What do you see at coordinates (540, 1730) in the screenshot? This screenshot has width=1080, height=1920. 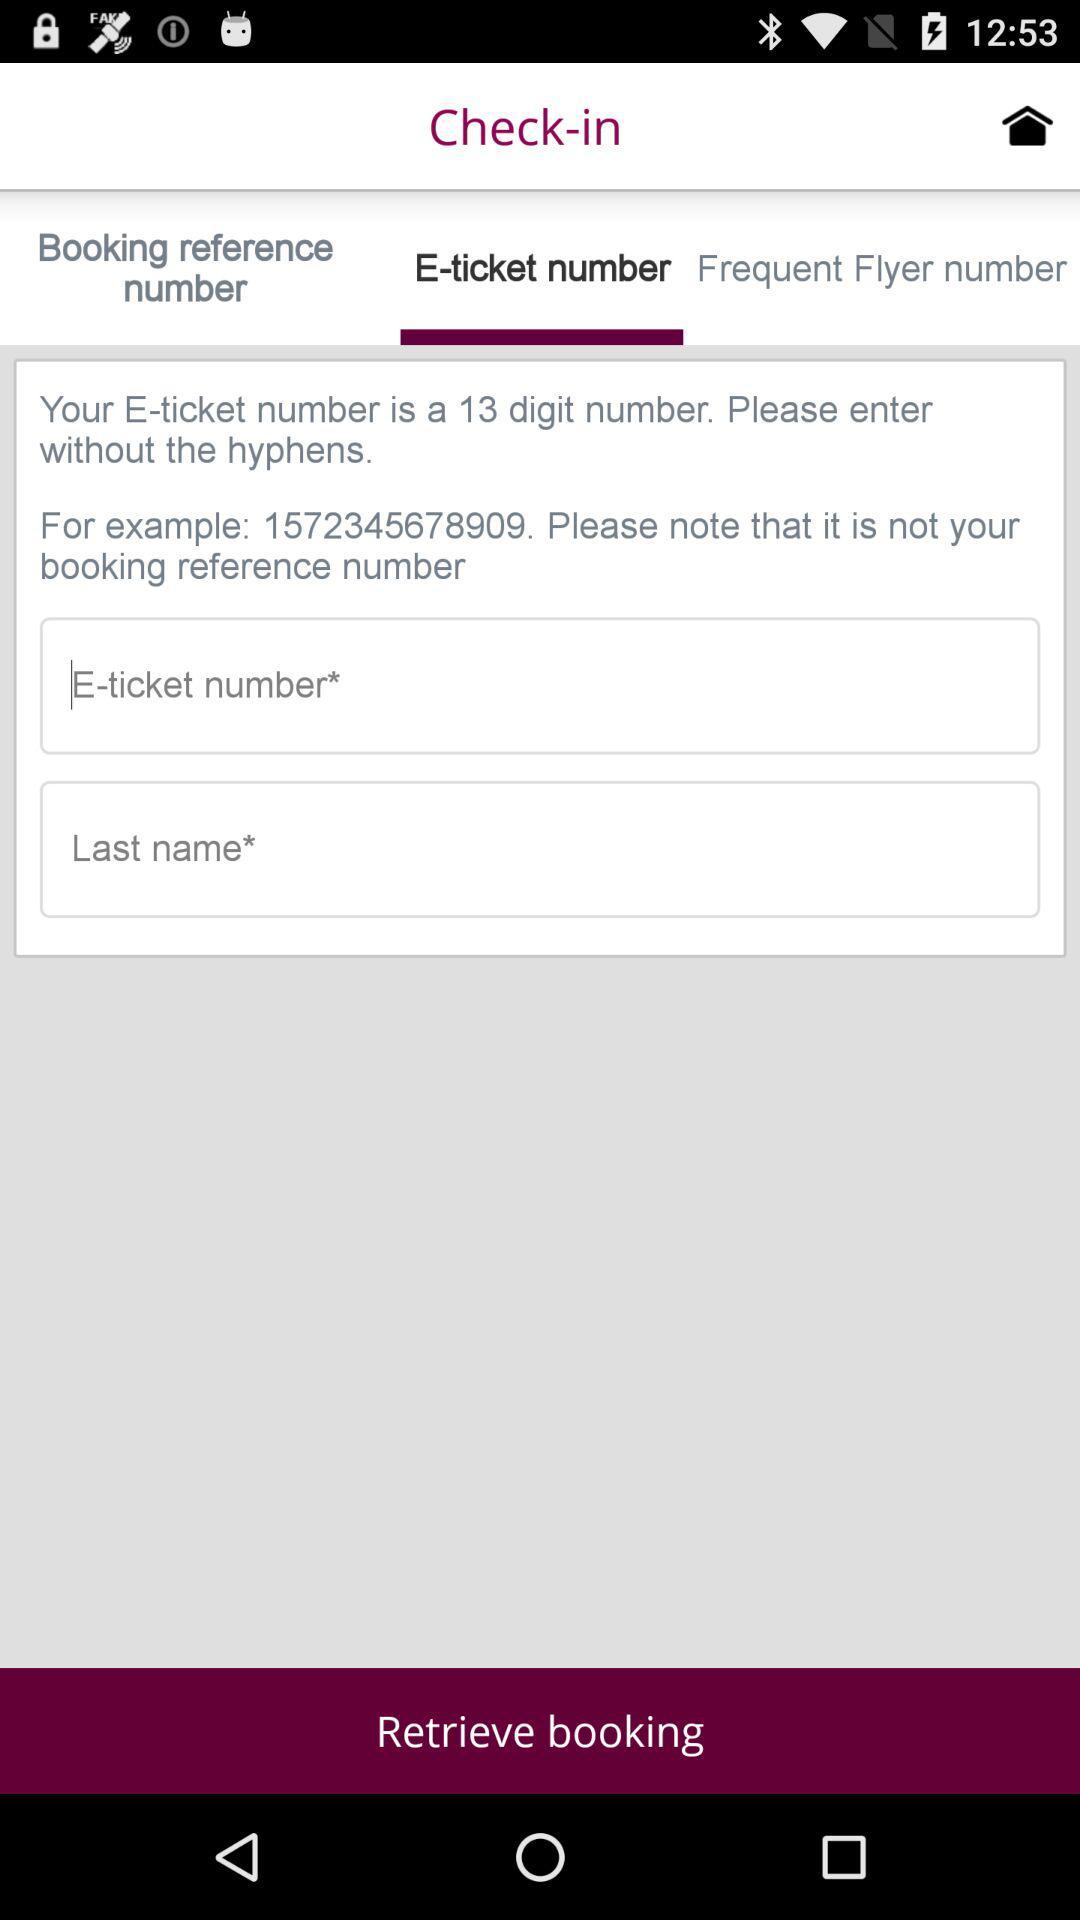 I see `the retrieve booking` at bounding box center [540, 1730].